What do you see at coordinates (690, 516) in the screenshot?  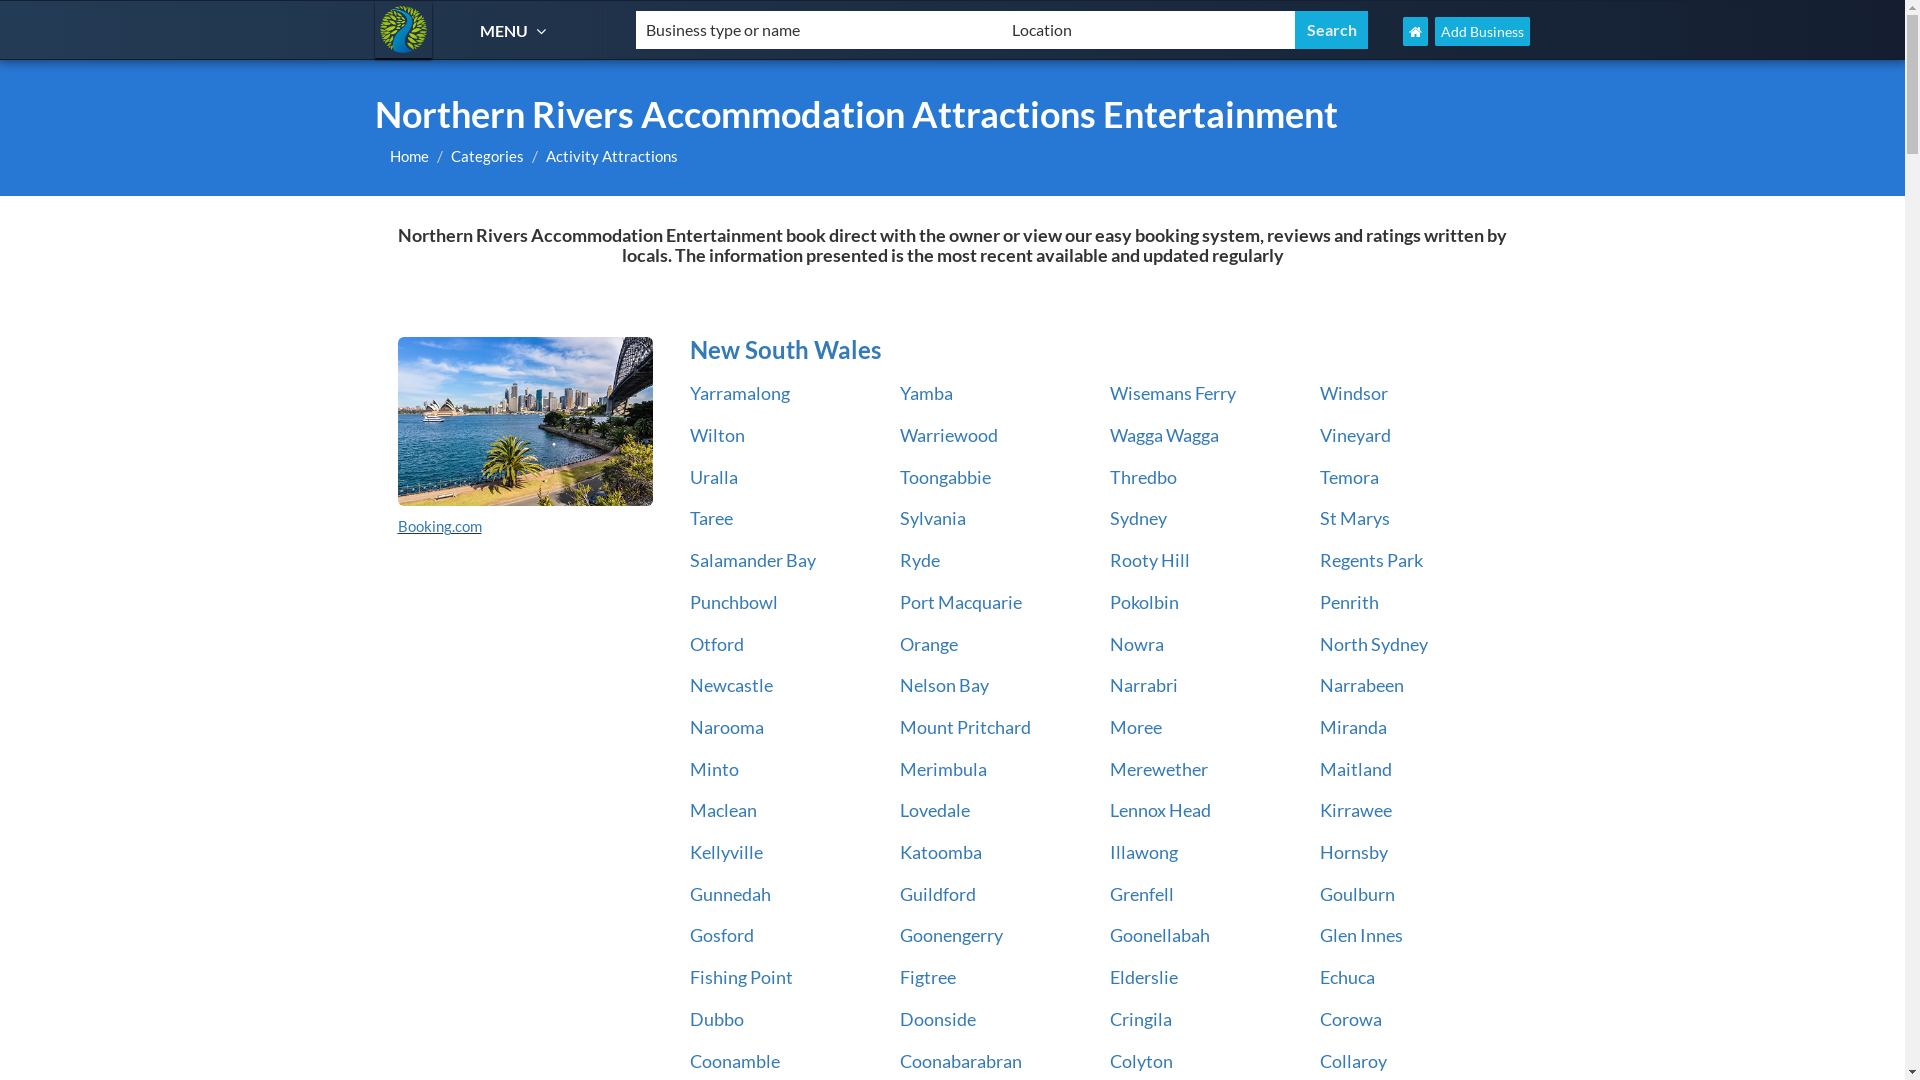 I see `'Taree'` at bounding box center [690, 516].